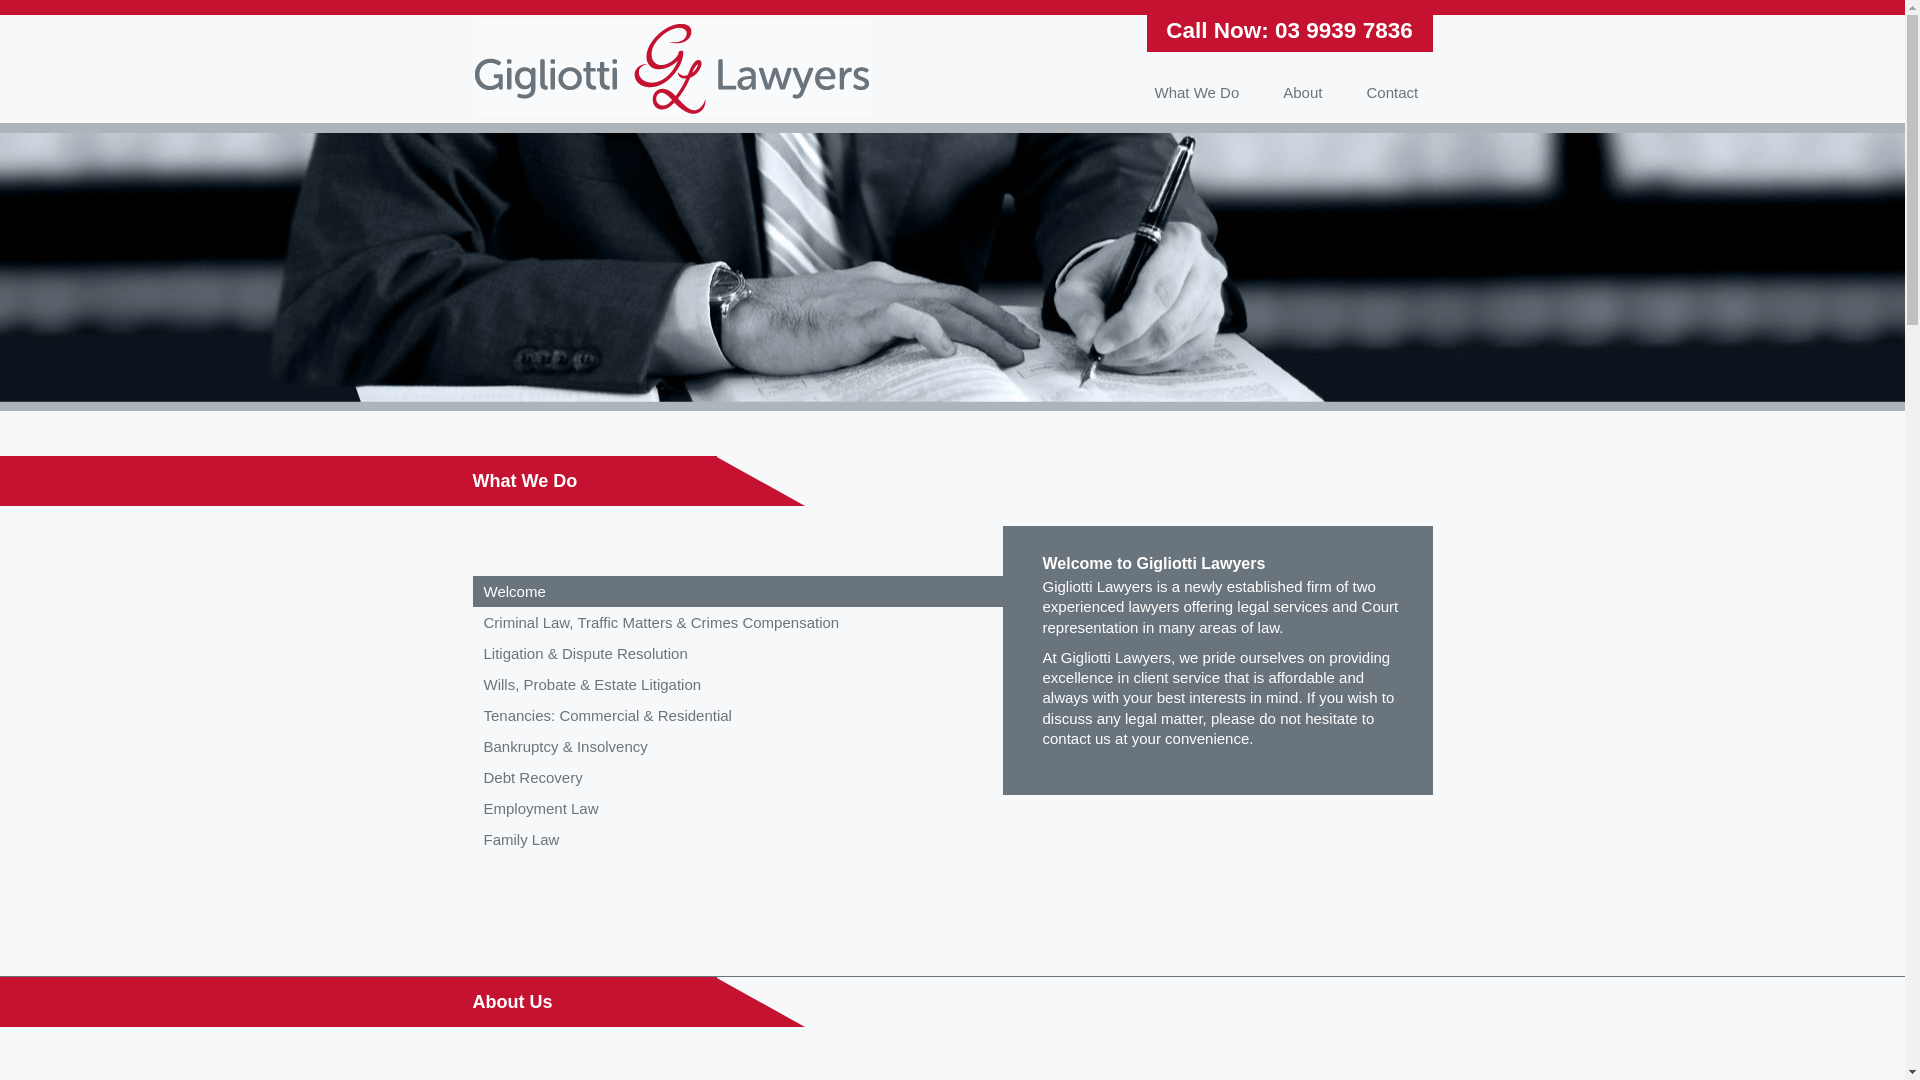  Describe the element at coordinates (1391, 92) in the screenshot. I see `'Contact'` at that location.